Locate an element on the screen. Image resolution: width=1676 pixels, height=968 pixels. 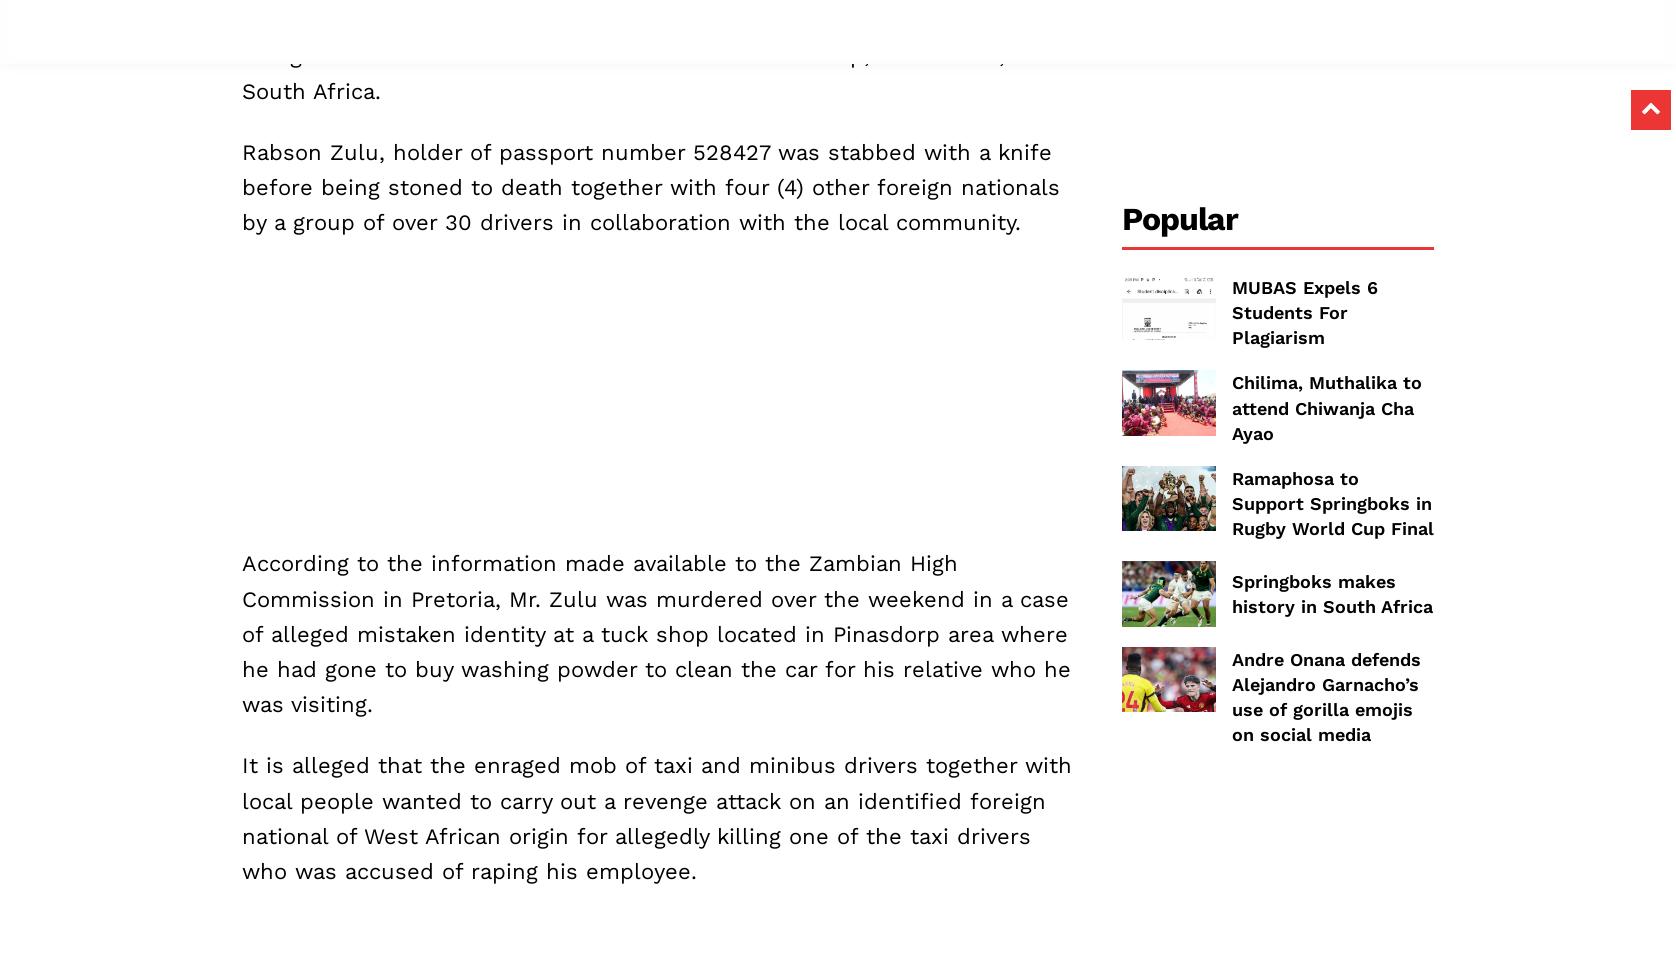
'A 28 year old Zambian national has been stoned to death by a group of enraged taxi and minibus drivers in a town of Klerksdorp, North West, South Africa.' is located at coordinates (630, 54).